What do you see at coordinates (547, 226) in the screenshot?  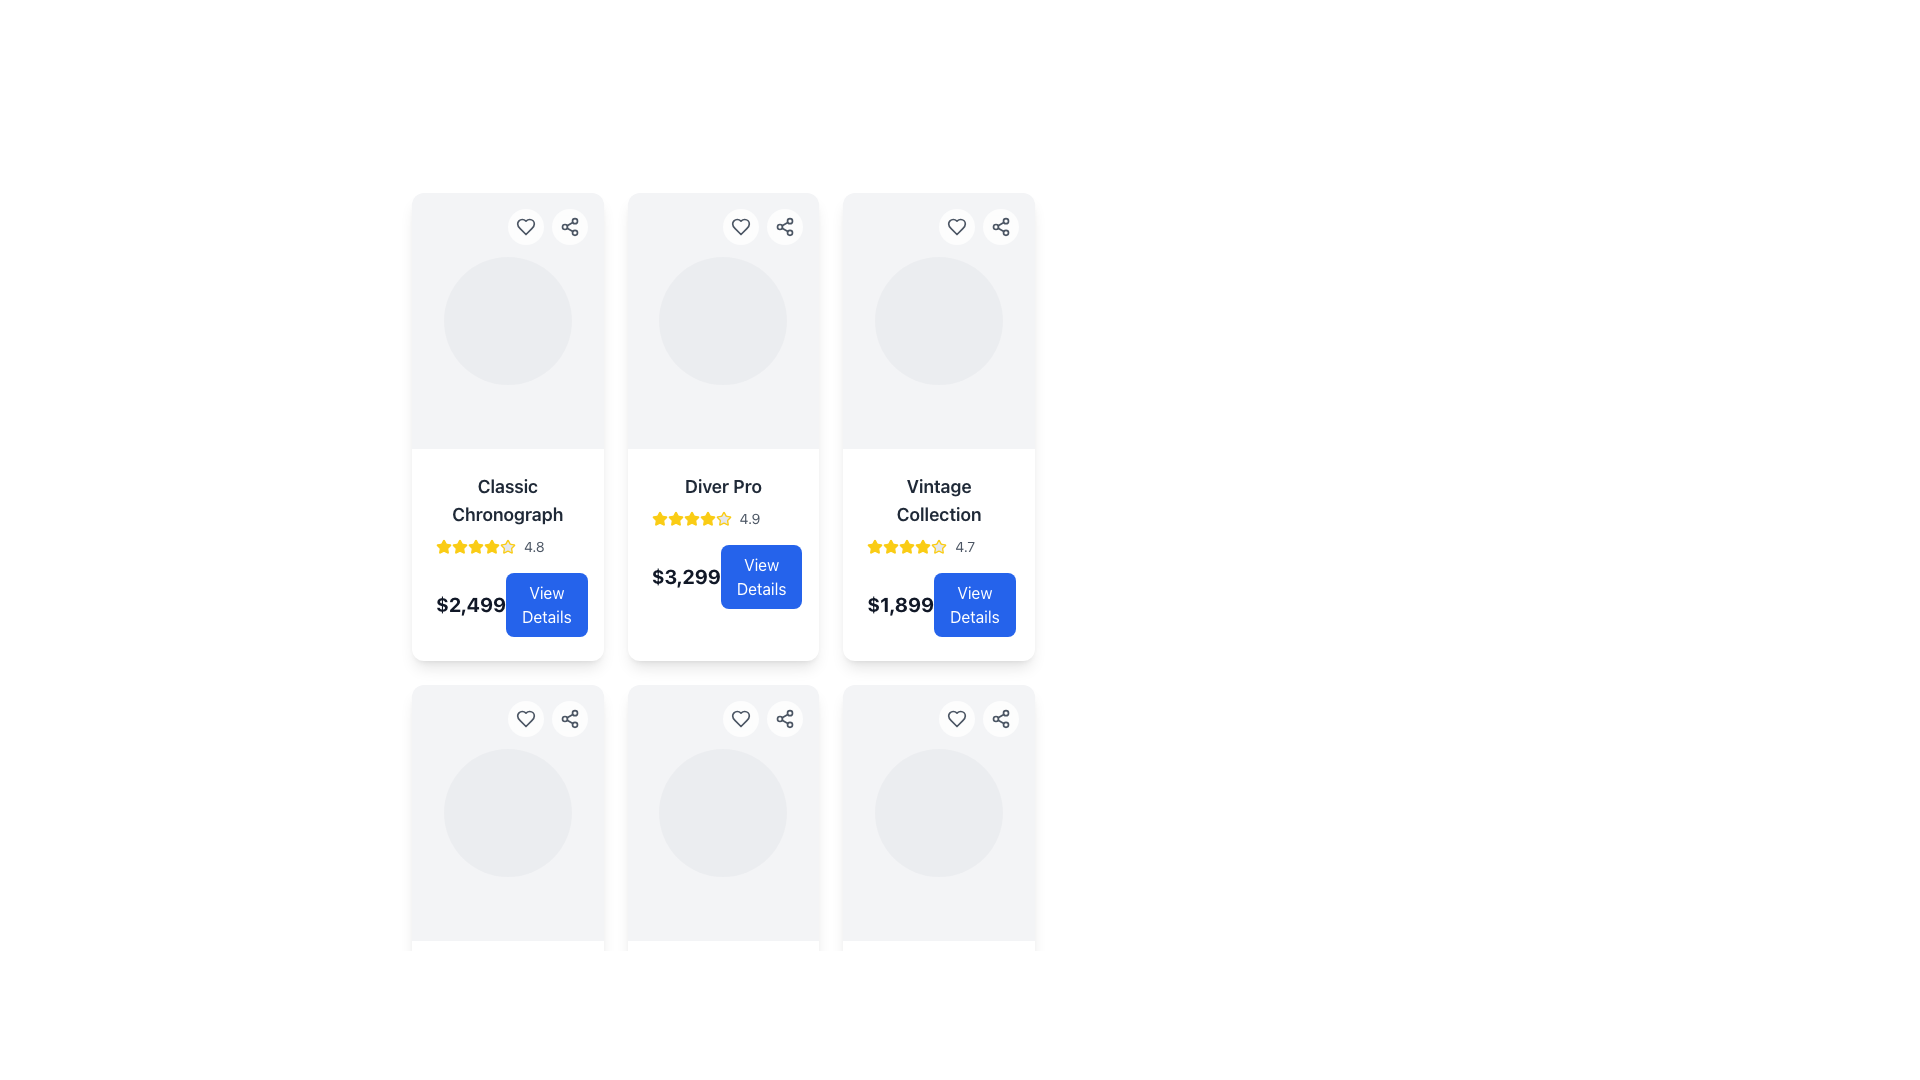 I see `the share button in the top-right corner of the product card to share the item` at bounding box center [547, 226].